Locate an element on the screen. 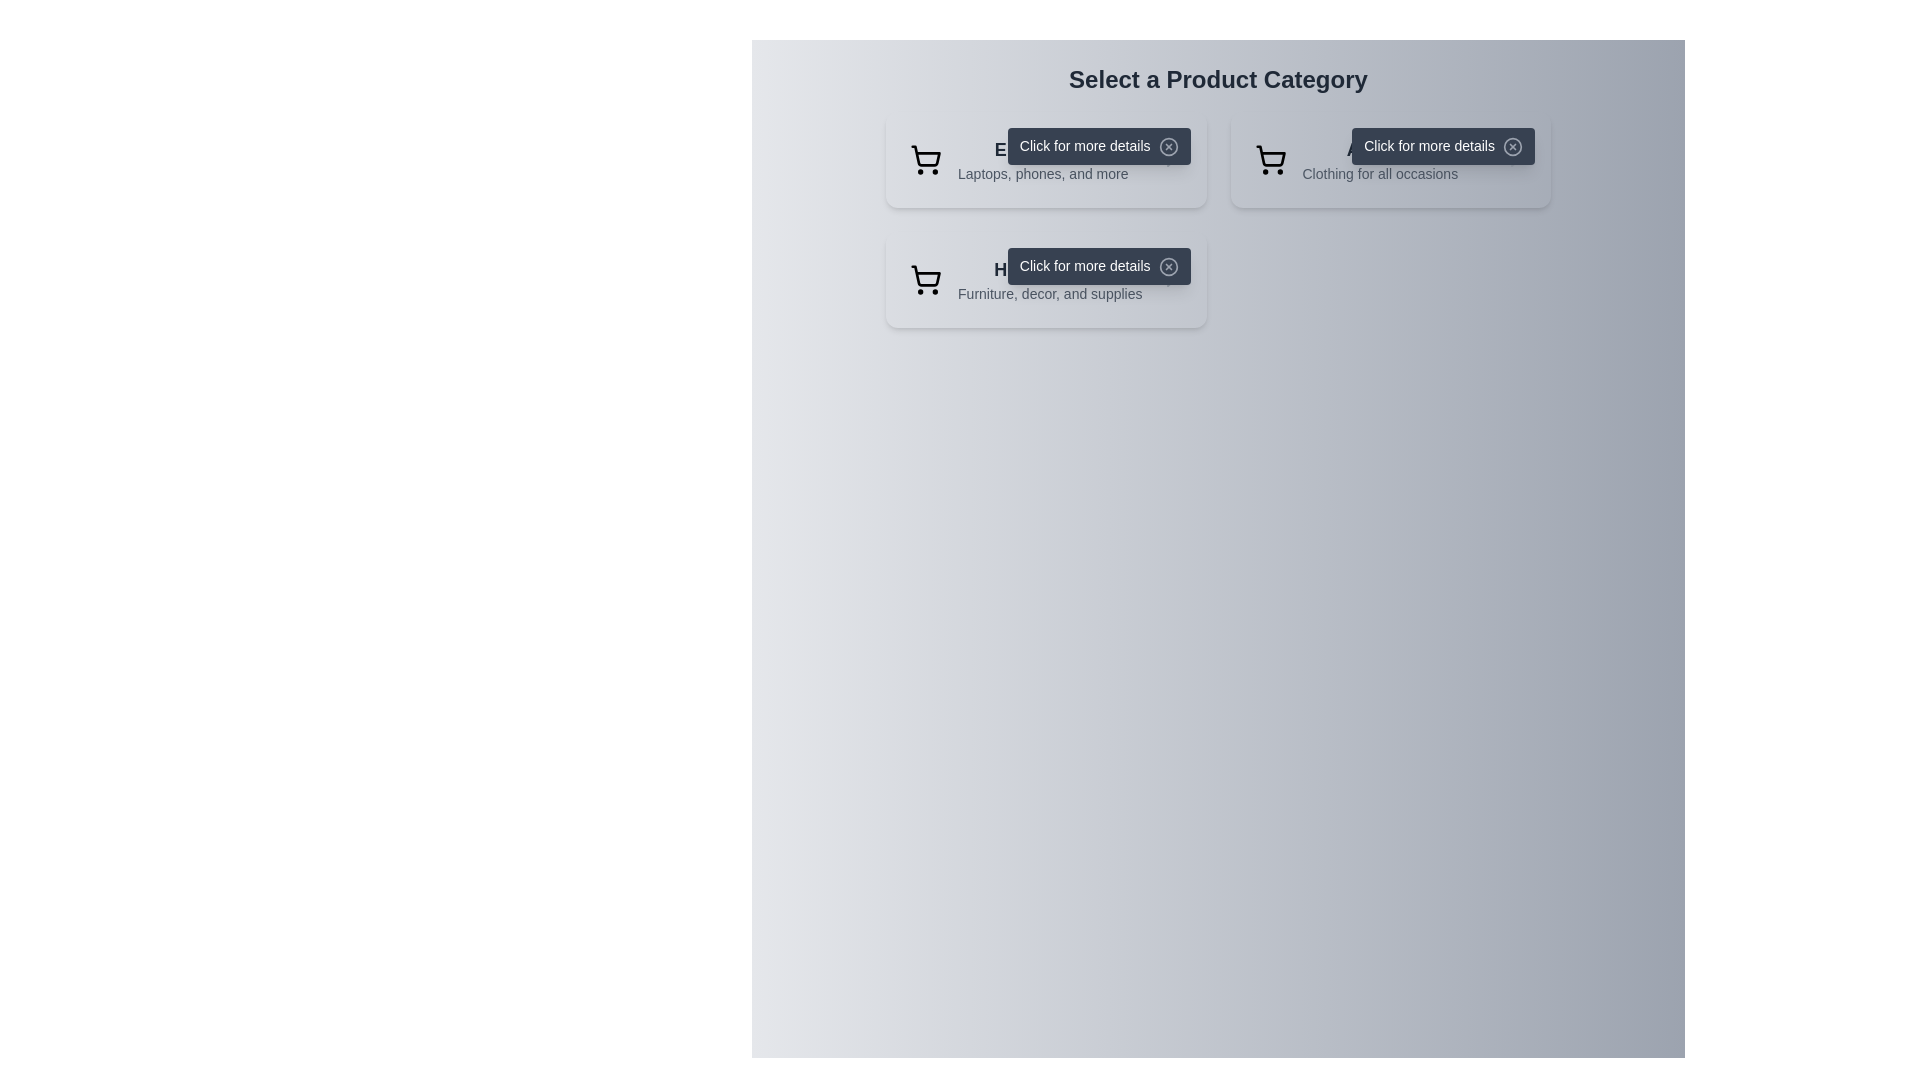 The image size is (1920, 1080). the 'Home Goods' text description element, which is styled with a bold first line and a regular second line, located within a light green rounded rectangle in the third card of the product categories grid is located at coordinates (1049, 280).